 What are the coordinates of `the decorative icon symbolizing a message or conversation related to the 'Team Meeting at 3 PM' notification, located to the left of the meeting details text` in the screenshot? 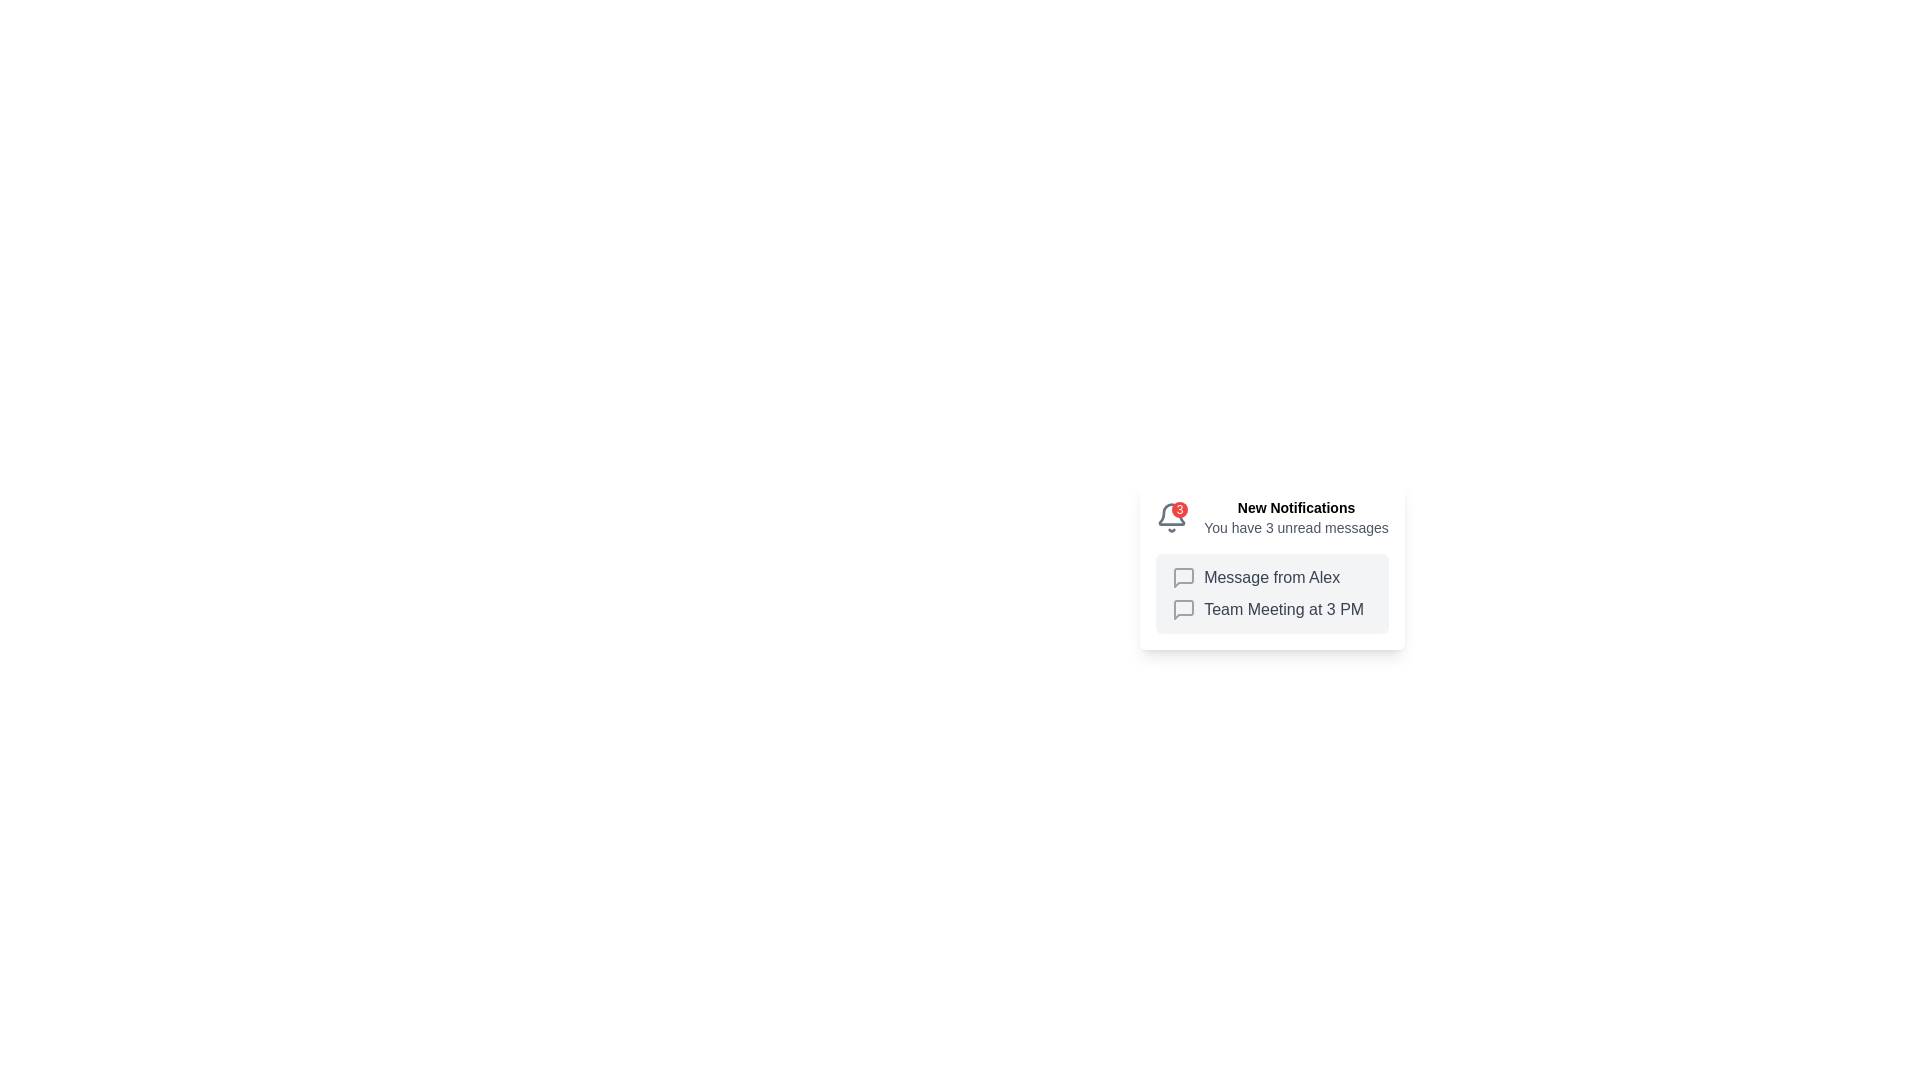 It's located at (1184, 608).